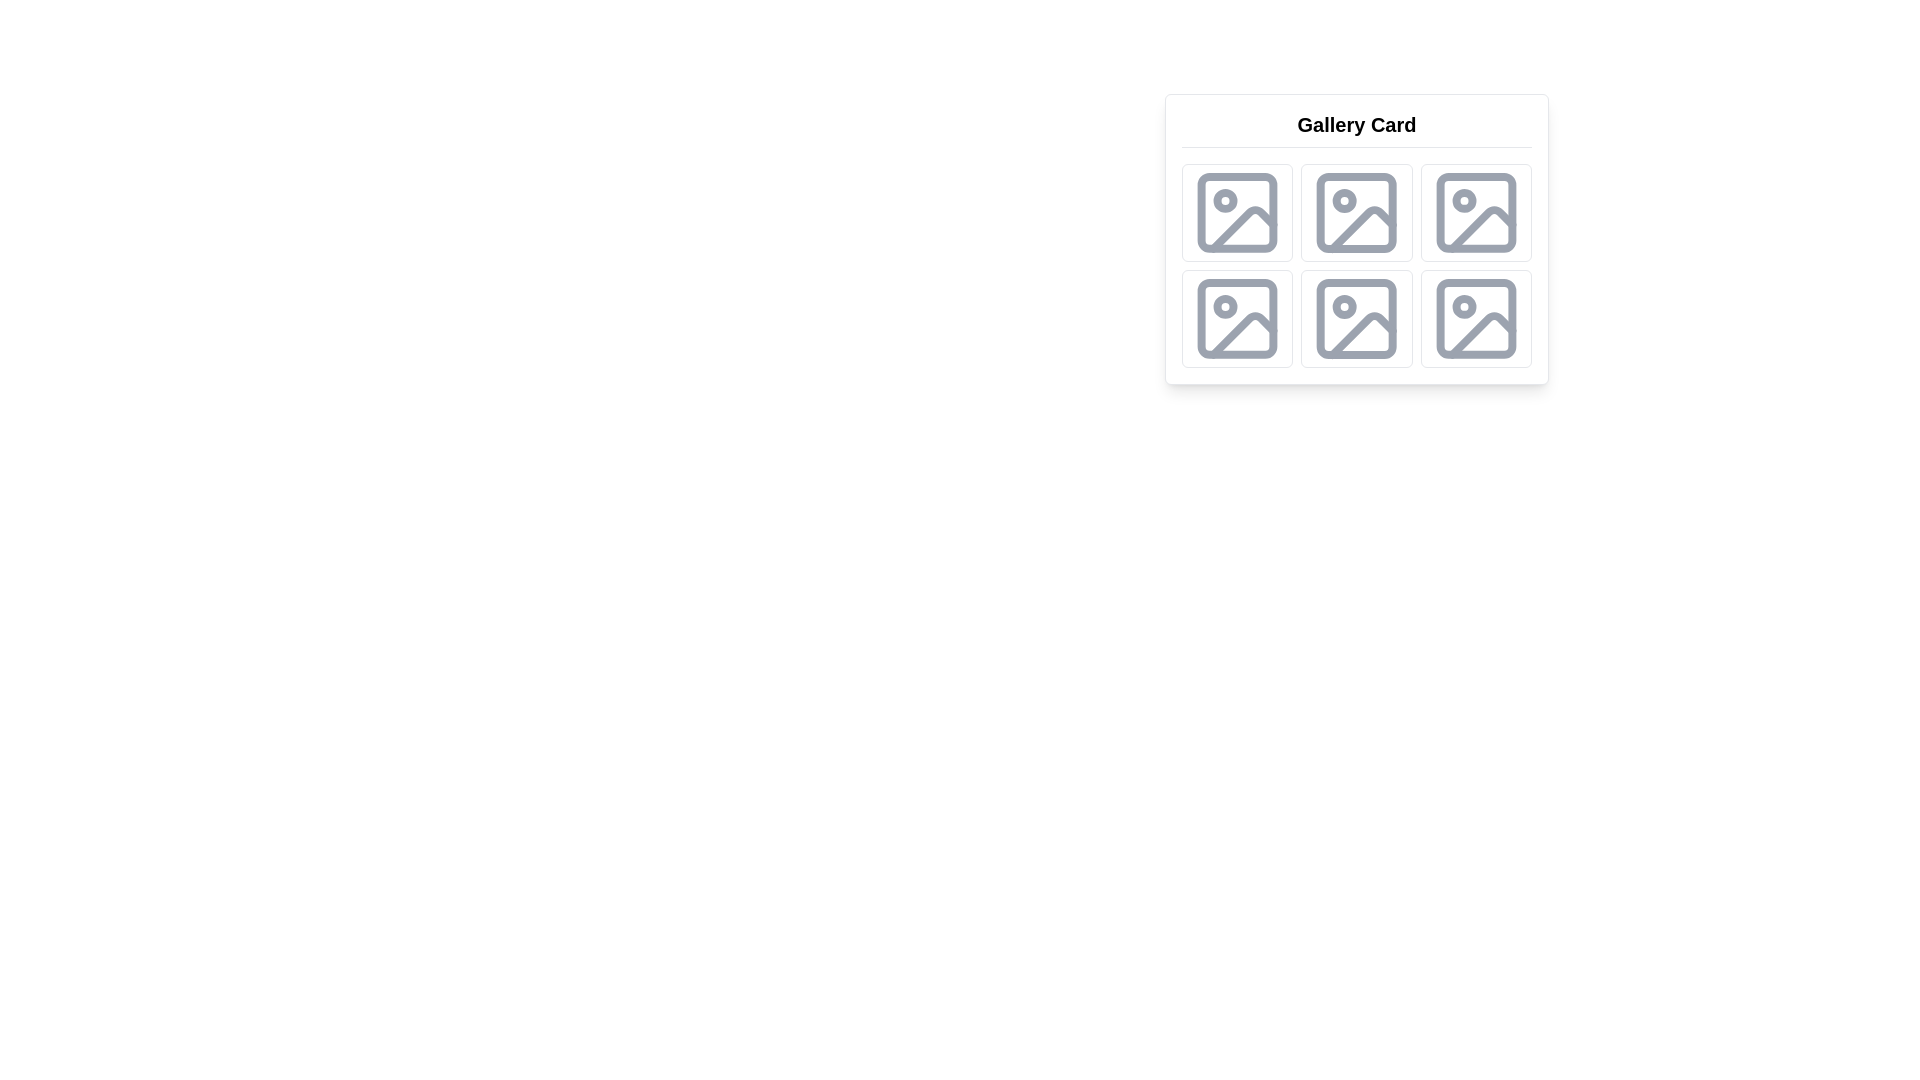 This screenshot has width=1920, height=1080. Describe the element at coordinates (1236, 212) in the screenshot. I see `the small rectangle within the picture frame icon that is located at the top-left corner of the grid section of the interface` at that location.